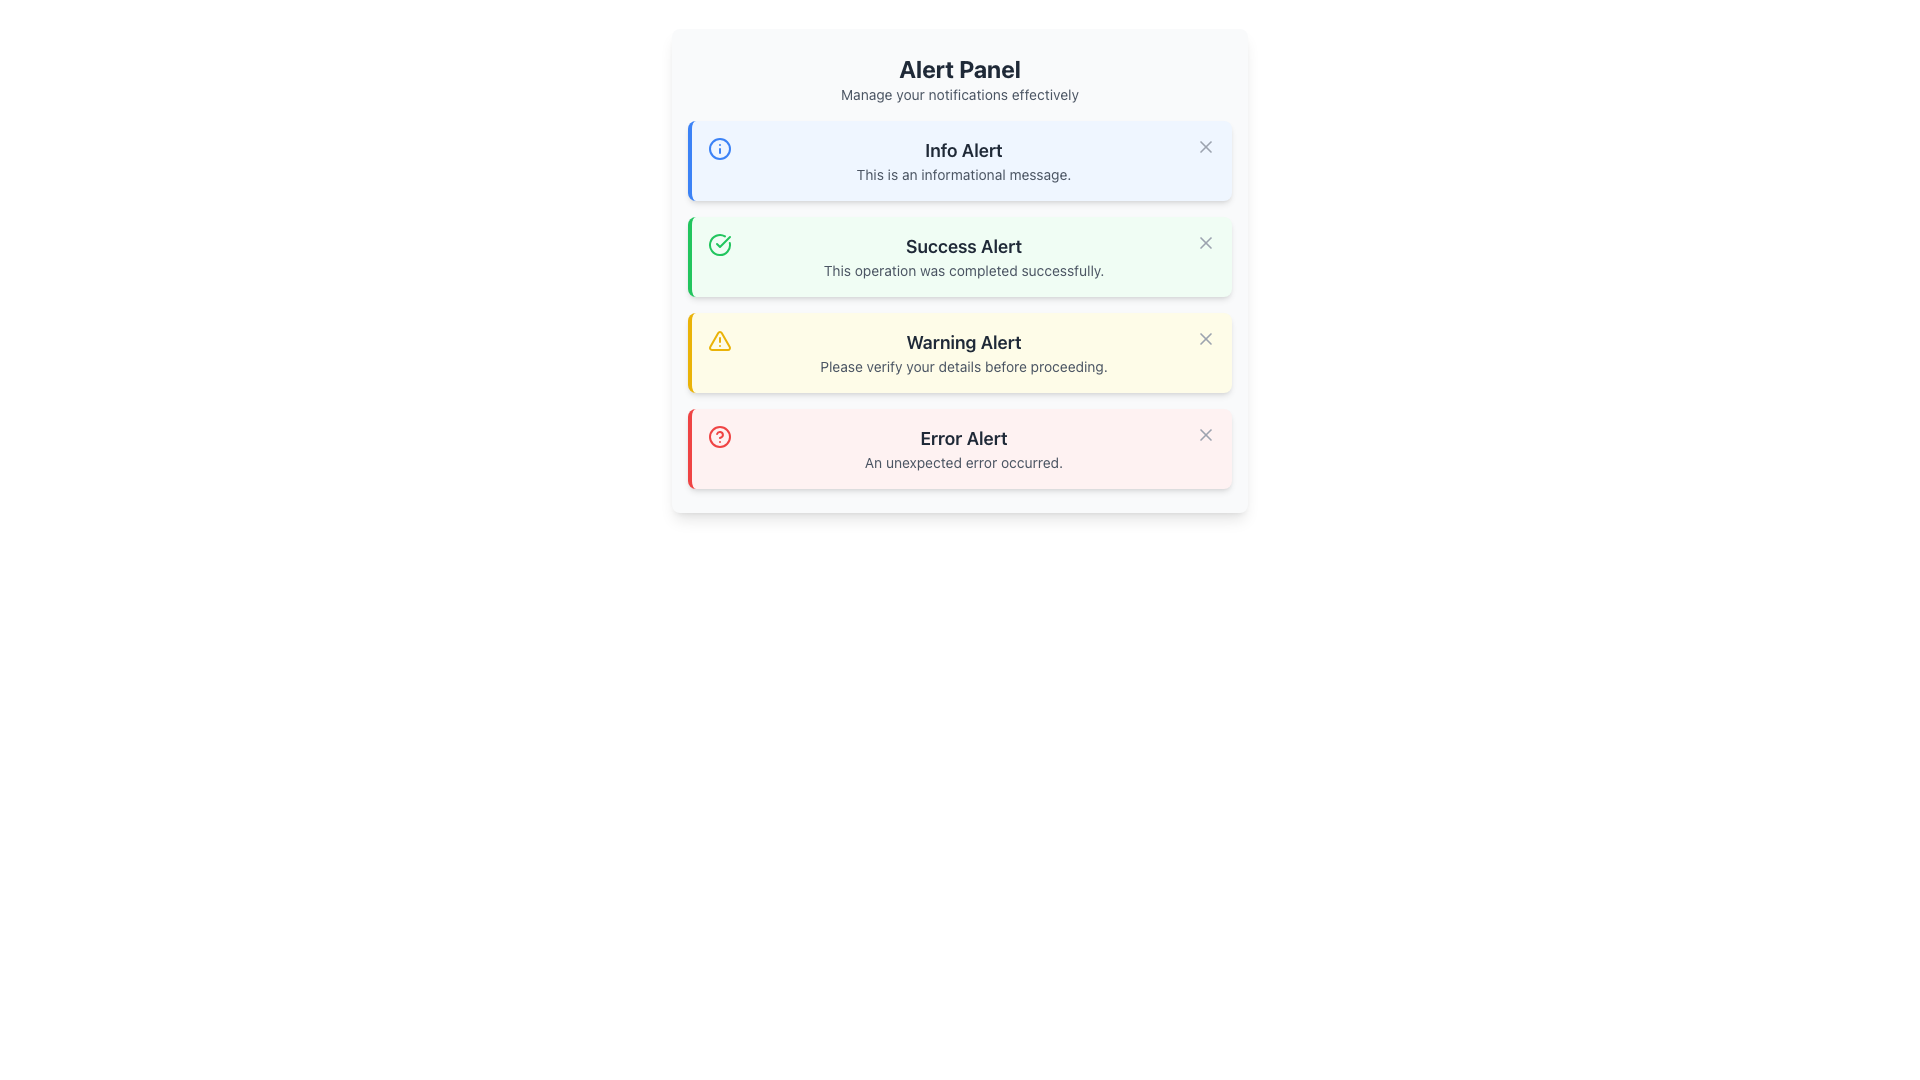  I want to click on the 'Error Alert' text element, which is bold and dark gray, located in the fourth alert box within a red box on a light red background, so click(964, 438).